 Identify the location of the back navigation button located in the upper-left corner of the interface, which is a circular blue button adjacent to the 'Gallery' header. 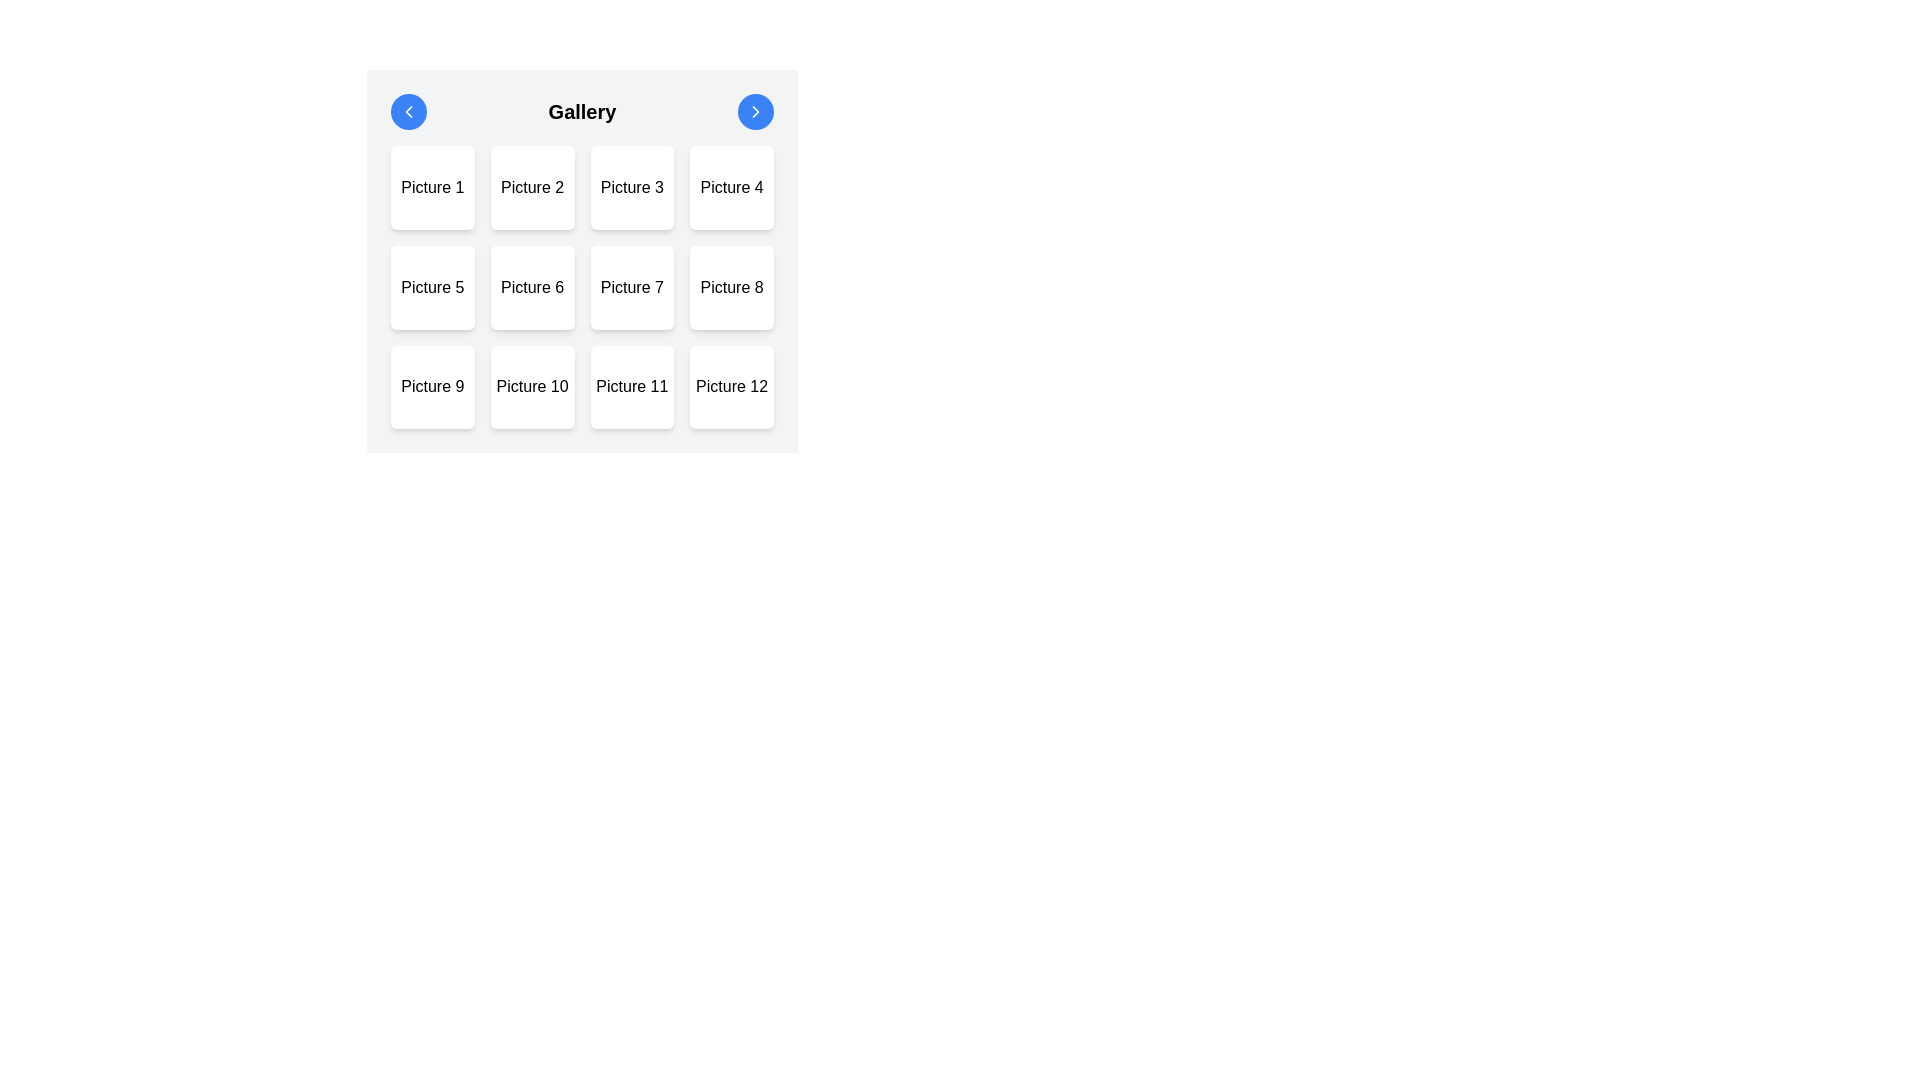
(407, 111).